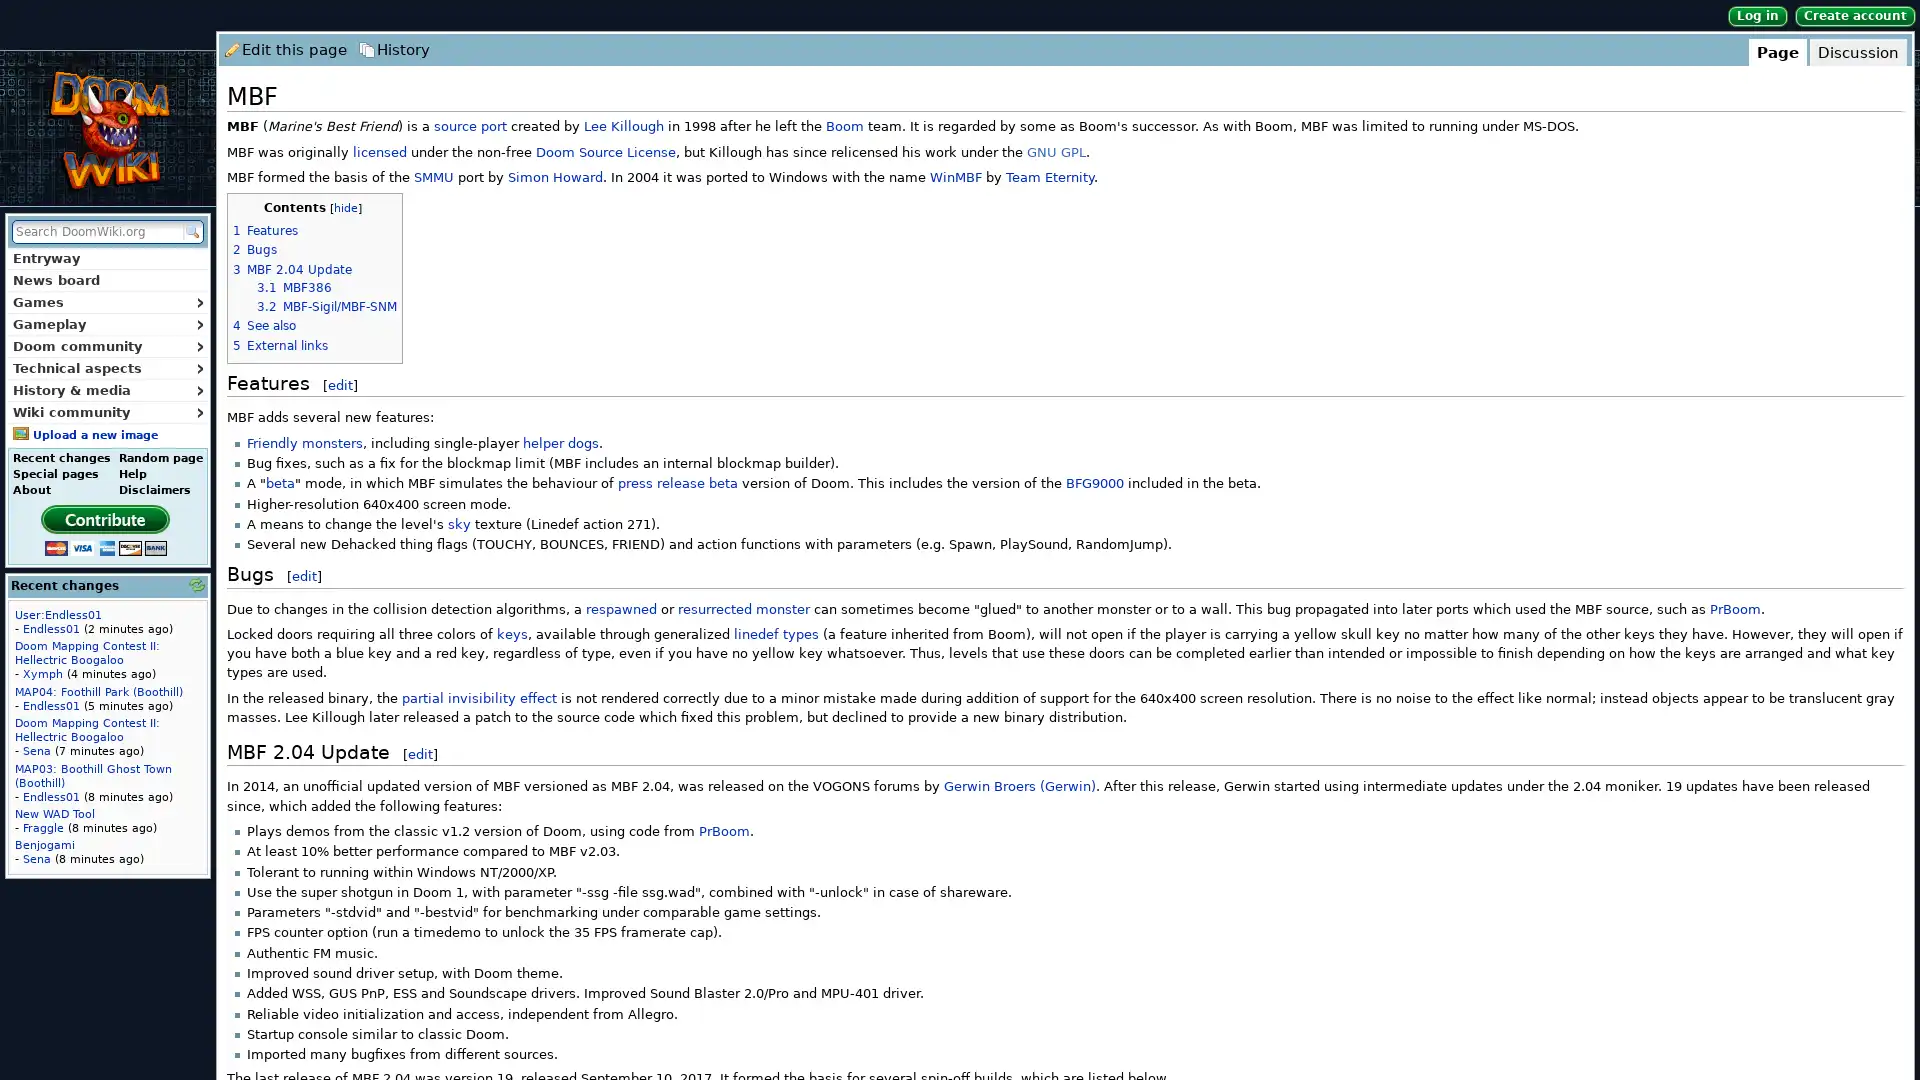 The width and height of the screenshot is (1920, 1080). What do you see at coordinates (104, 528) in the screenshot?
I see `PayPal - The safer, easier way to pay online!` at bounding box center [104, 528].